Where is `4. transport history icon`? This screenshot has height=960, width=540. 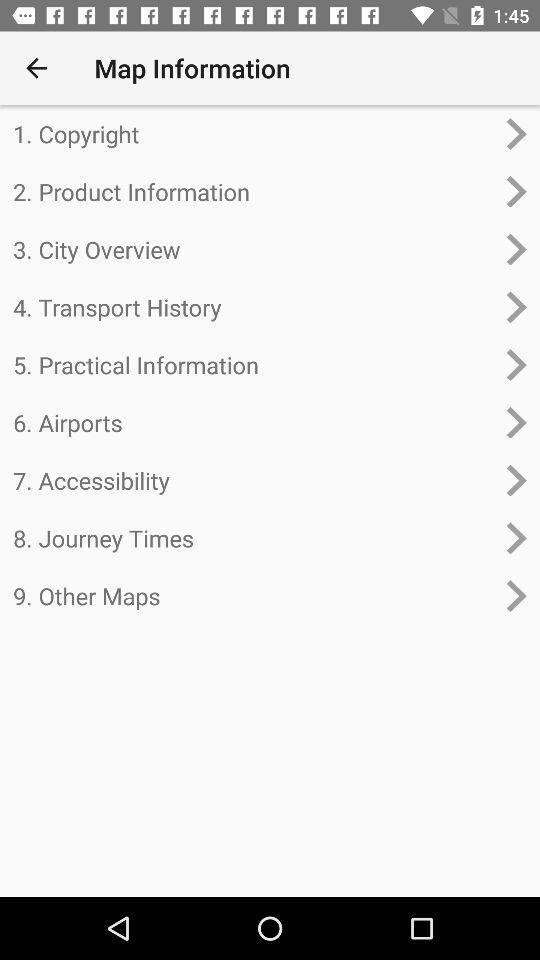 4. transport history icon is located at coordinates (253, 307).